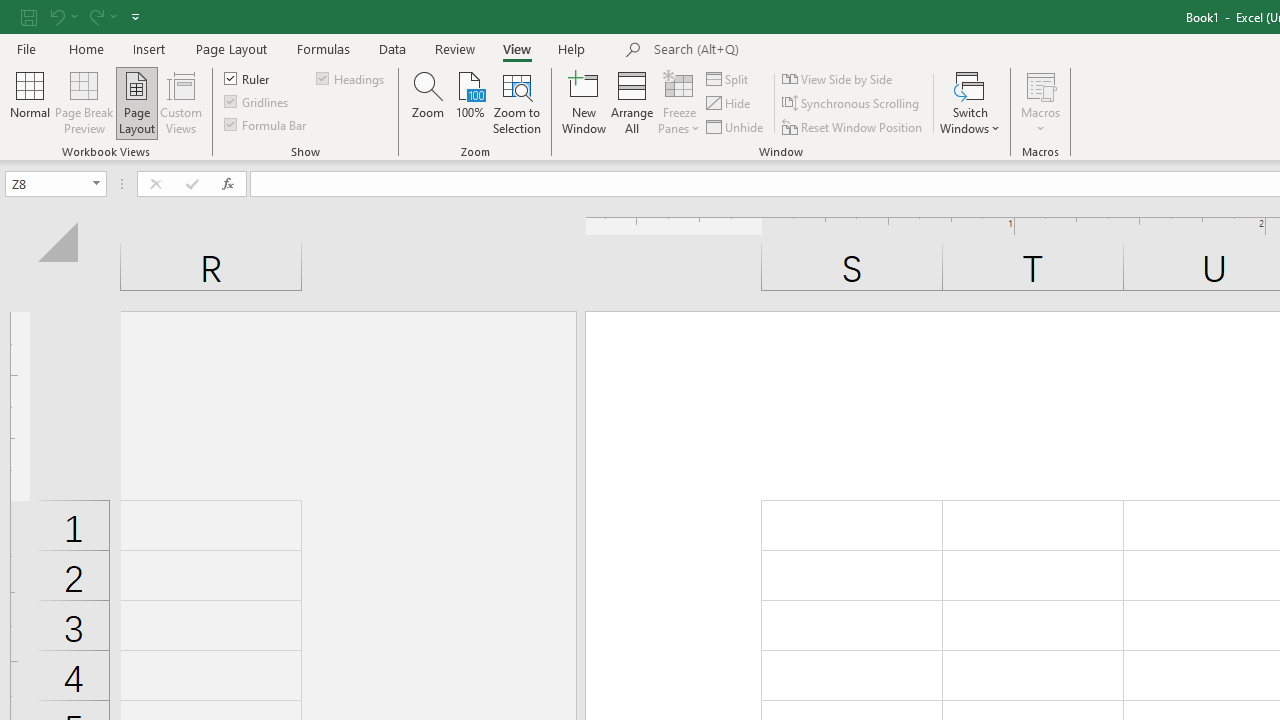 This screenshot has height=720, width=1280. Describe the element at coordinates (517, 103) in the screenshot. I see `'Zoom to Selection'` at that location.